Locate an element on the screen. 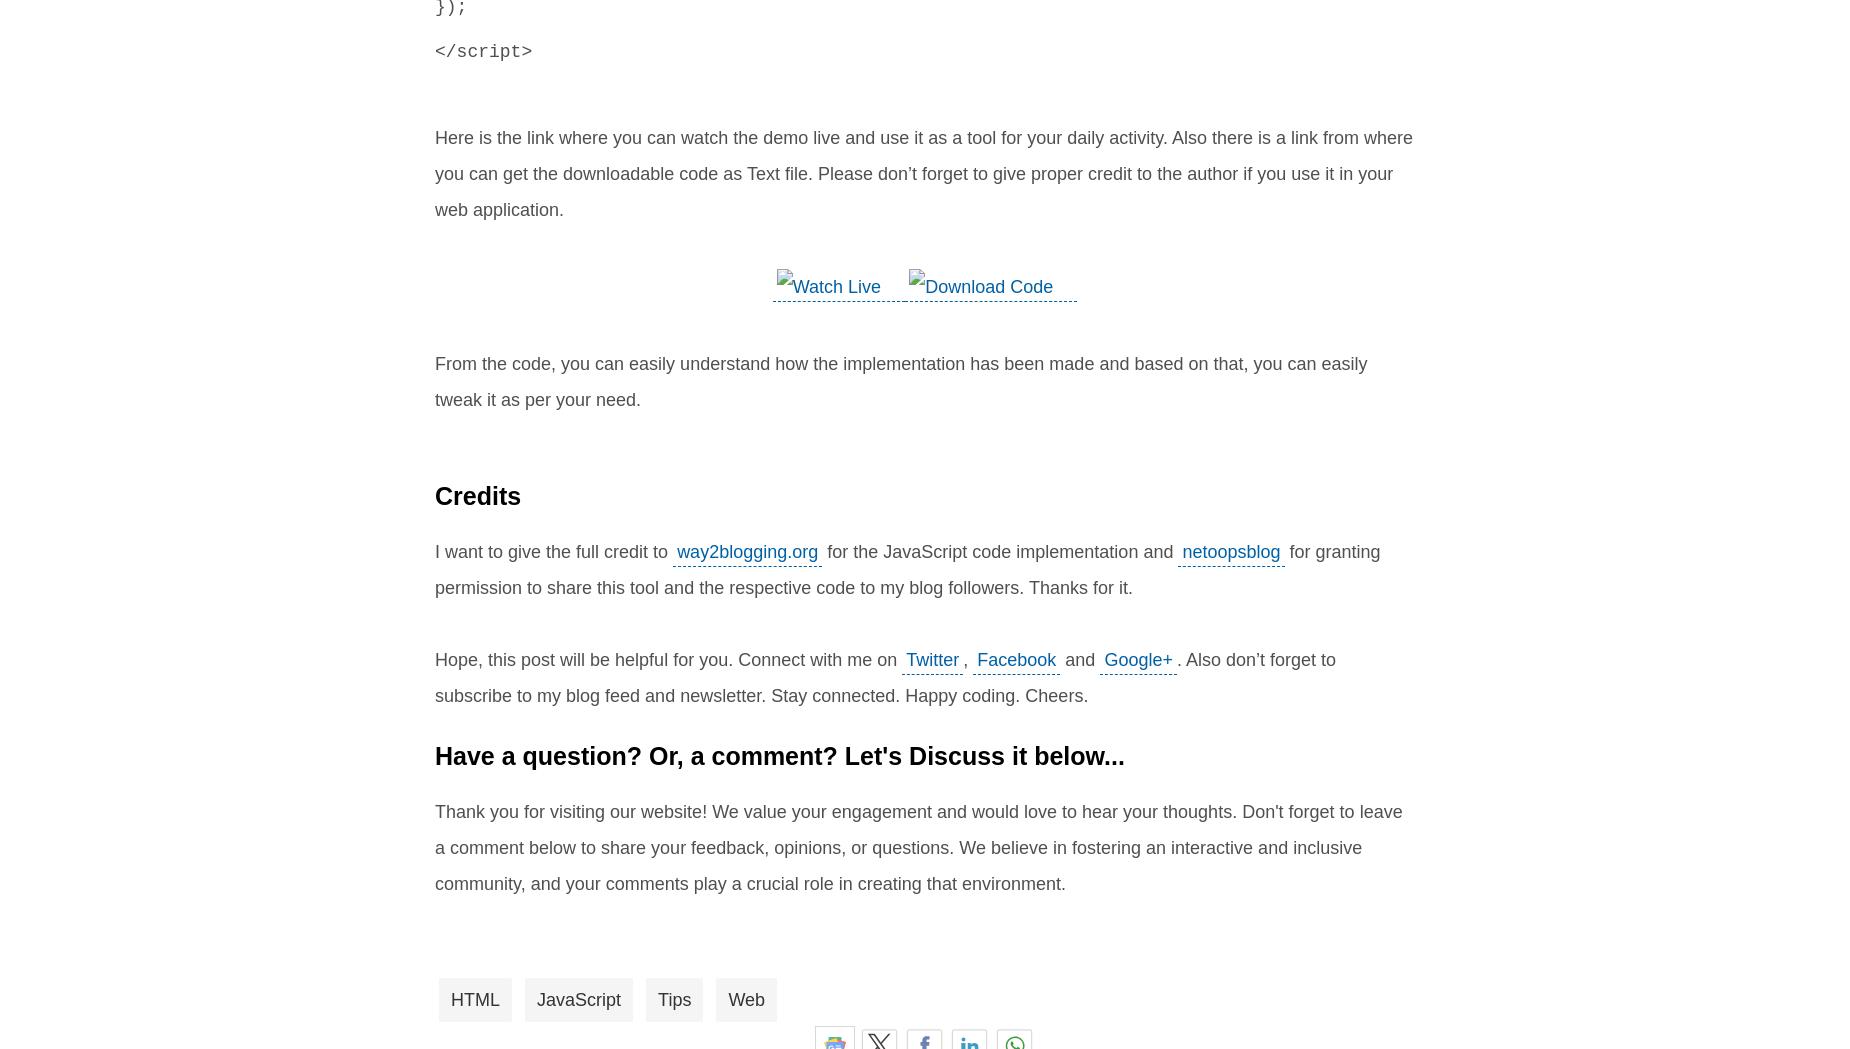  'script' is located at coordinates (488, 52).